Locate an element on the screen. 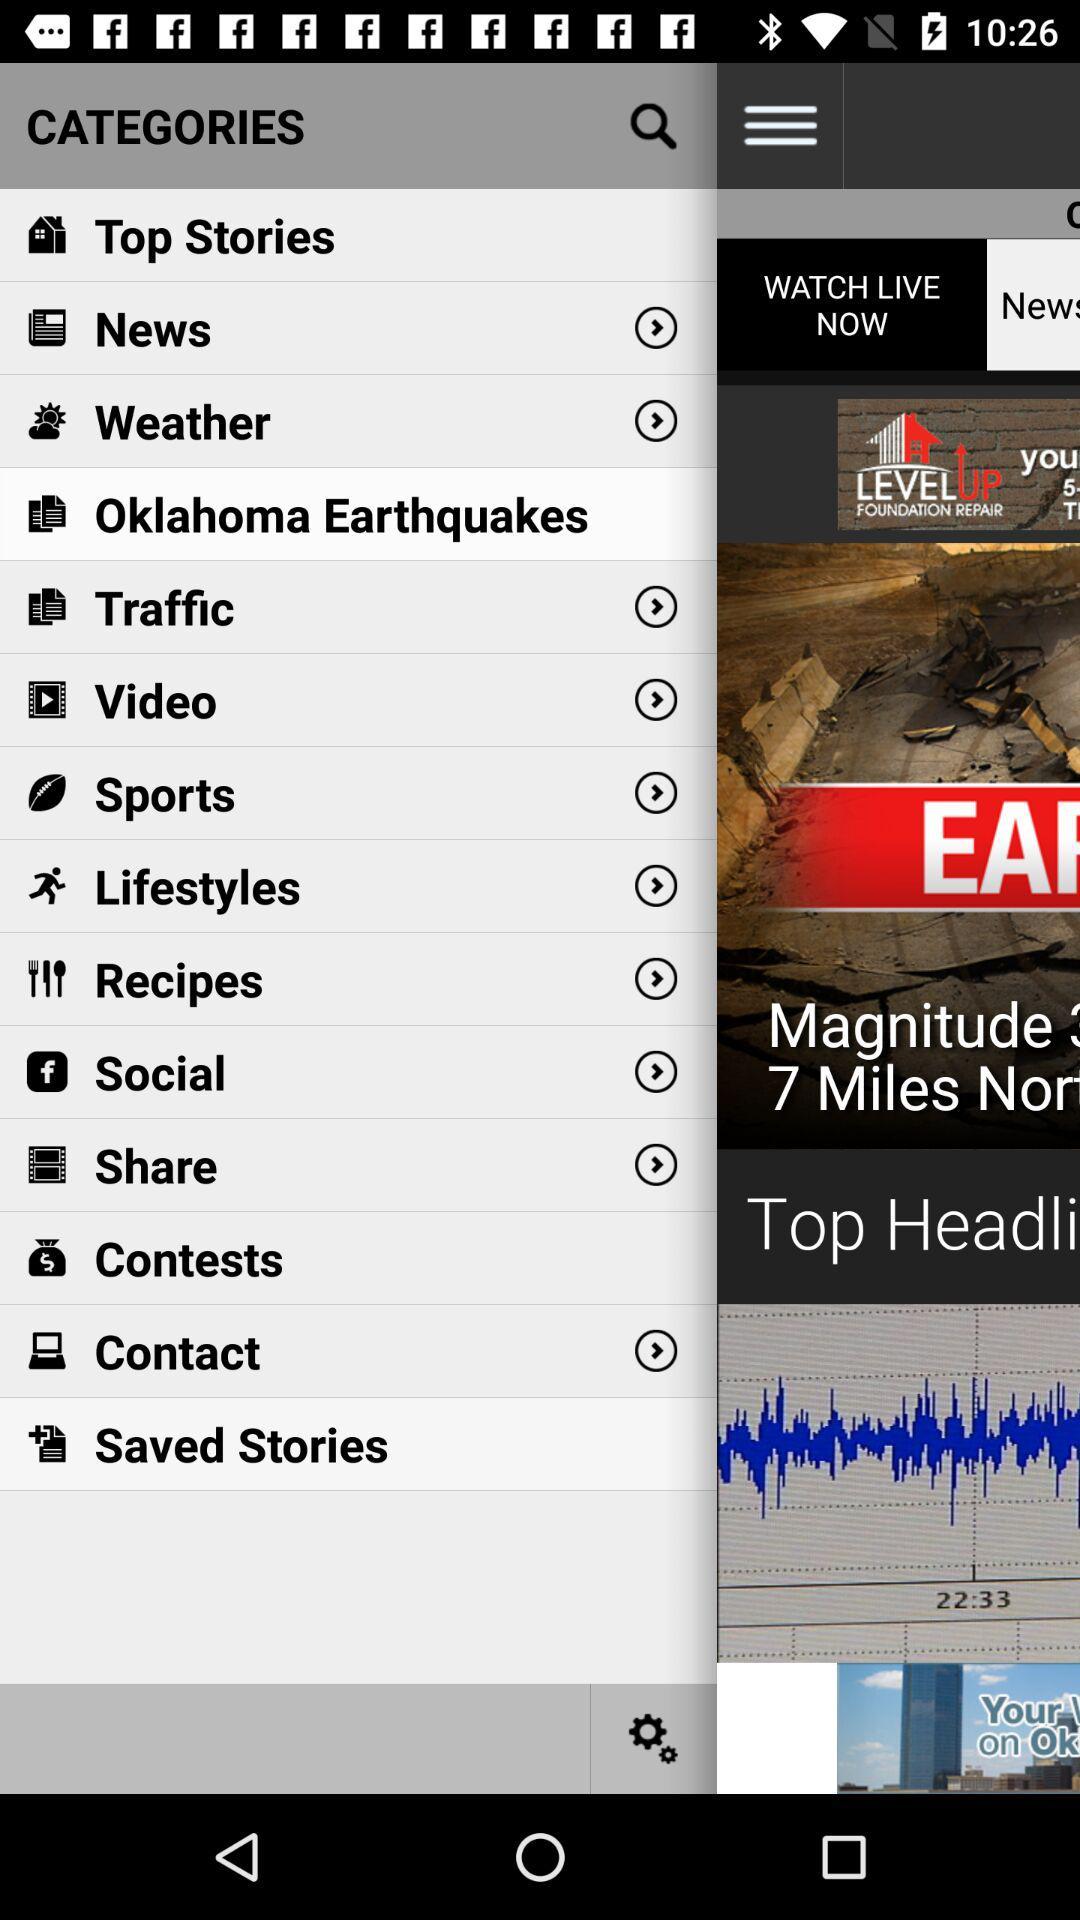  color print is located at coordinates (897, 949).